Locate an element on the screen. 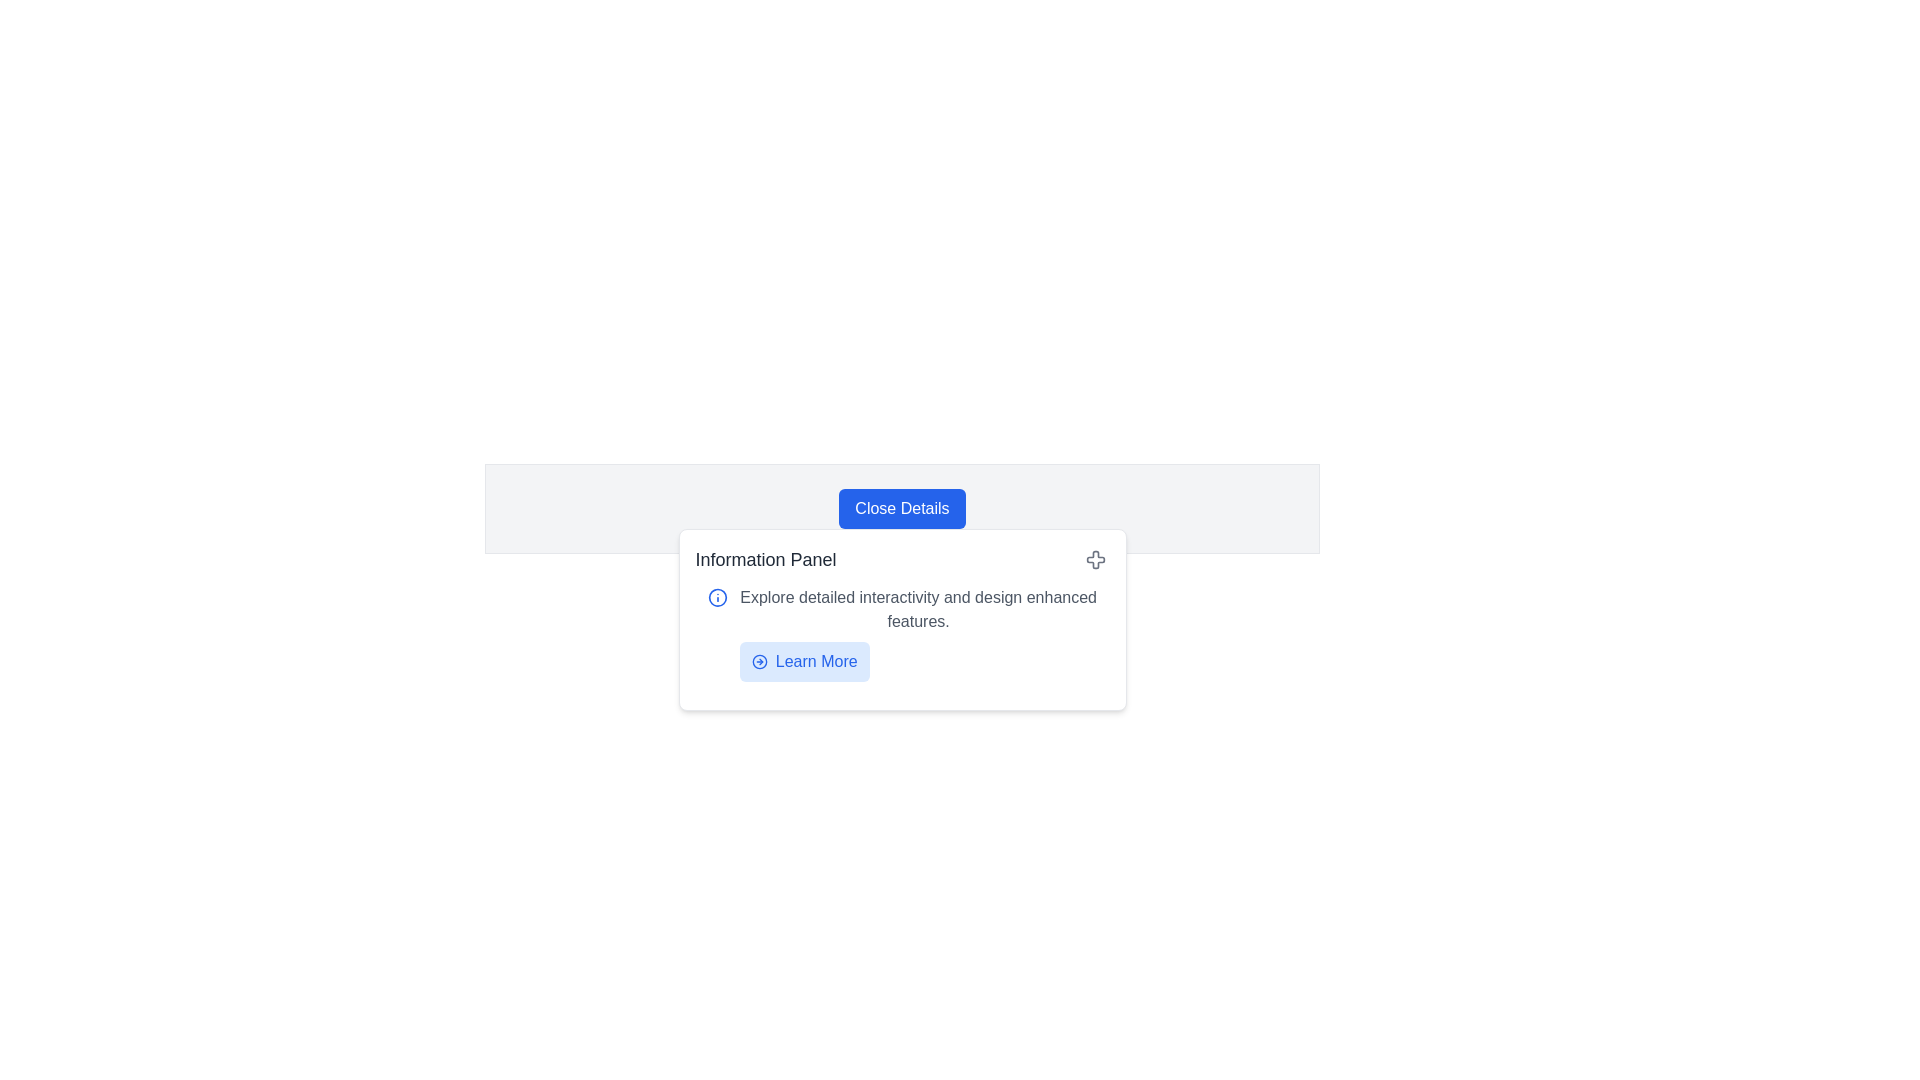  the 'Learn More' text element styled with a blue font, which is part of a button-like component at the bottom of an informational card is located at coordinates (816, 662).